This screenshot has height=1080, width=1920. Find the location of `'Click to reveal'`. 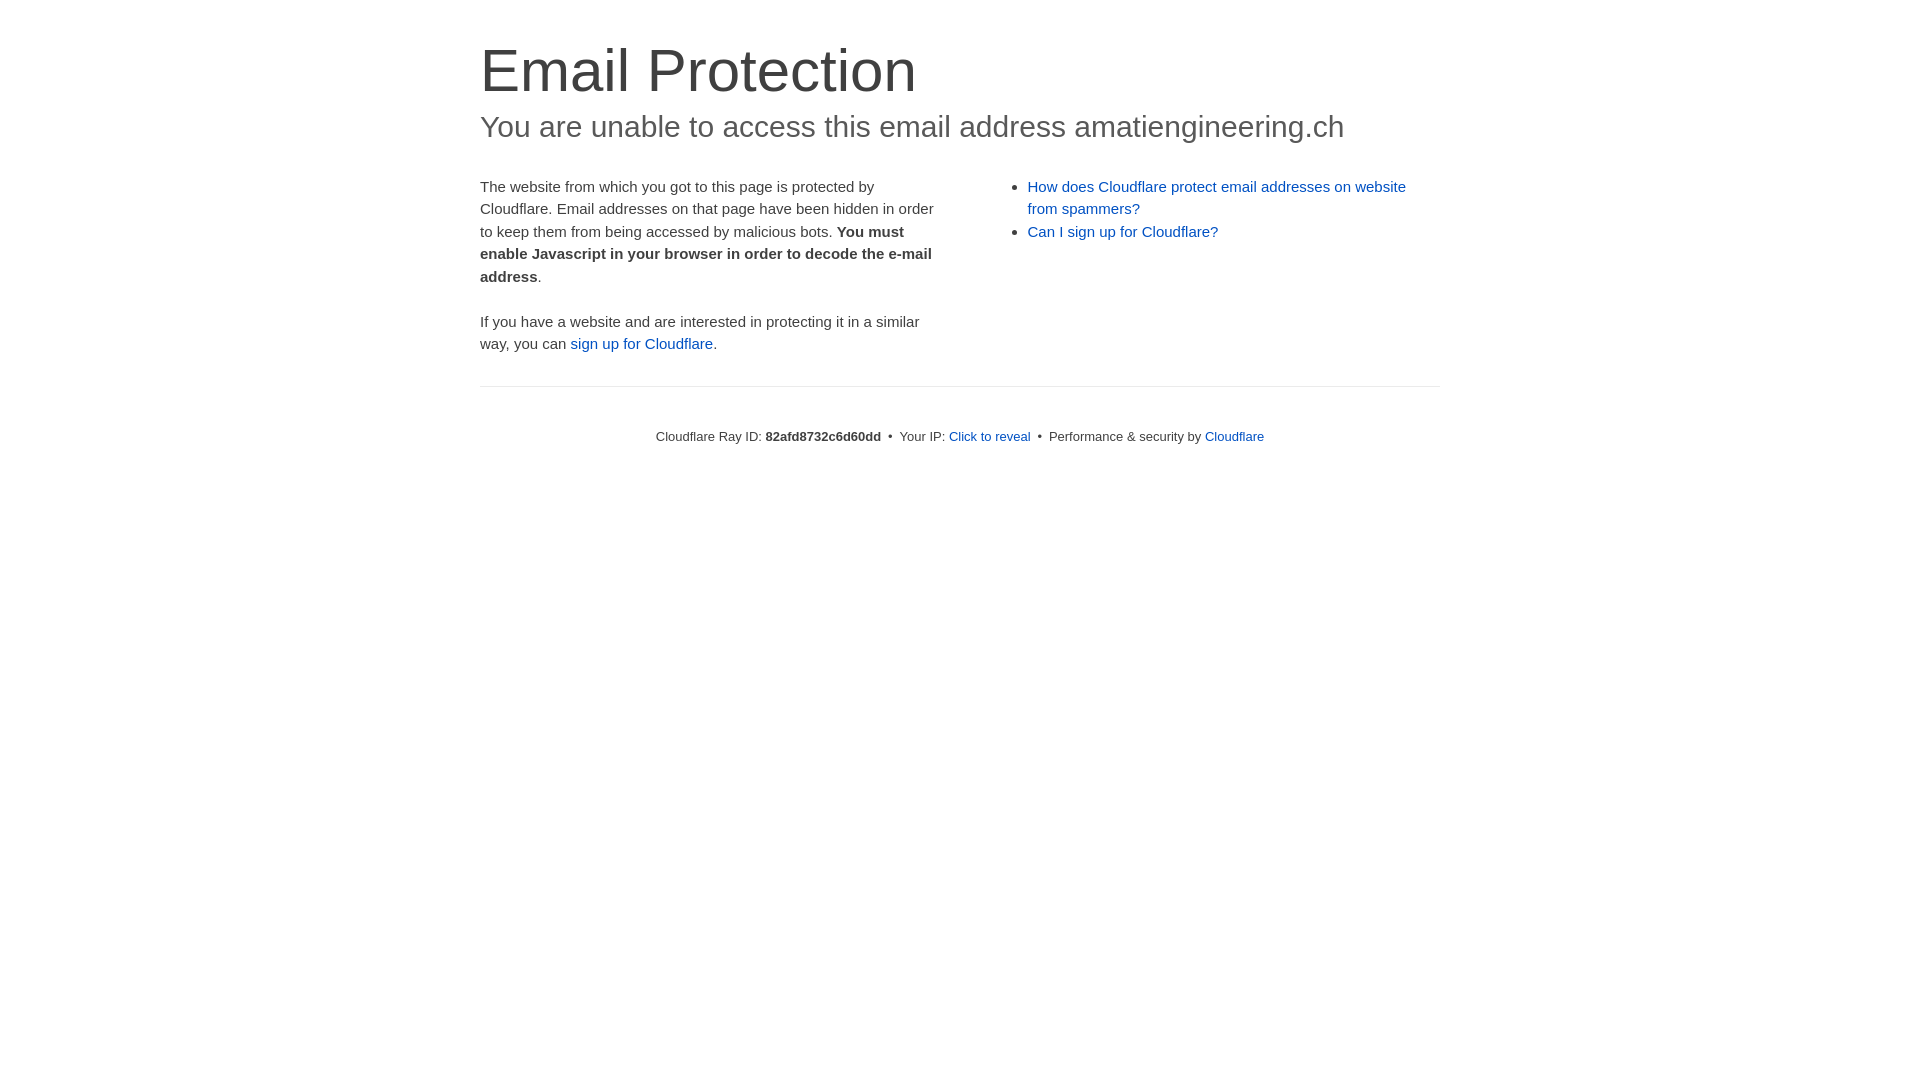

'Click to reveal' is located at coordinates (989, 435).